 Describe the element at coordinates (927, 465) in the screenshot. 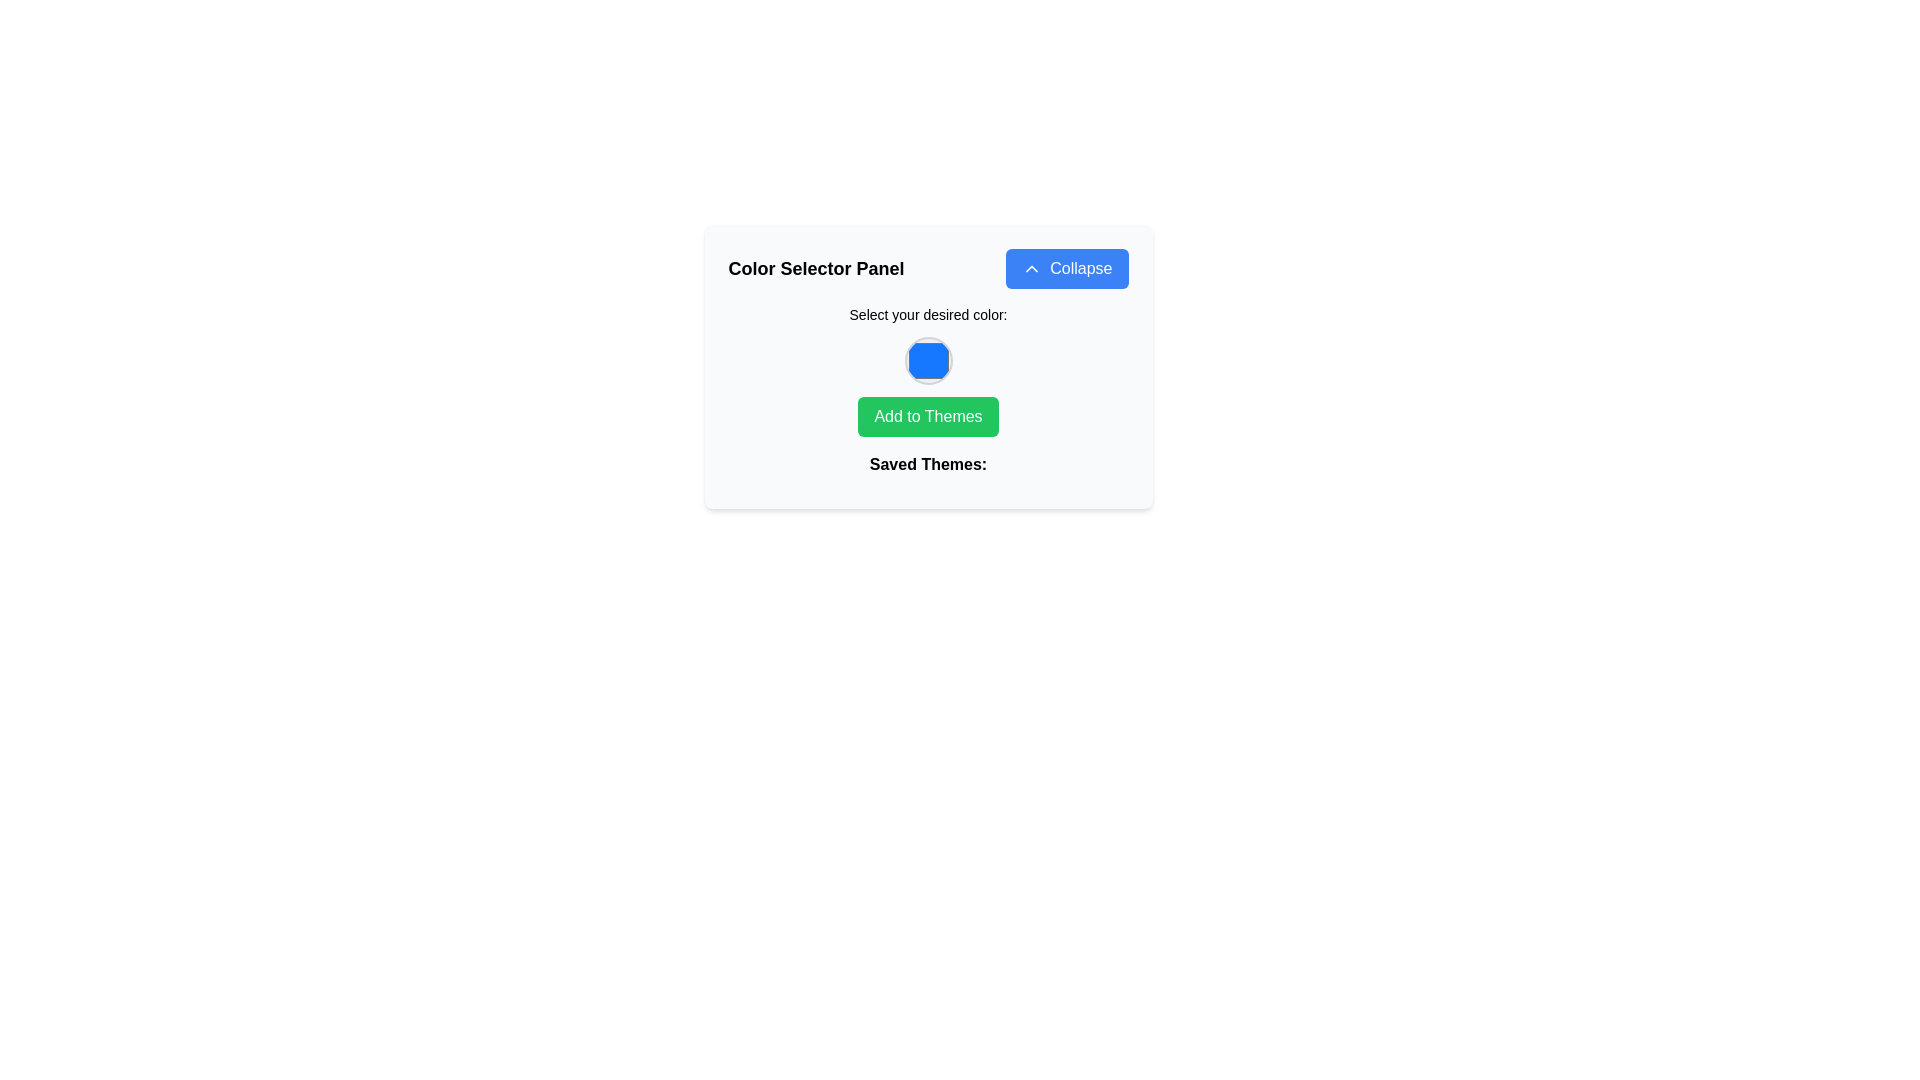

I see `the text label indicating the section for managing saved themes, which is positioned at the center of the bottom section of the 'Color Selector Panel', beneath the 'Add to Themes' button` at that location.